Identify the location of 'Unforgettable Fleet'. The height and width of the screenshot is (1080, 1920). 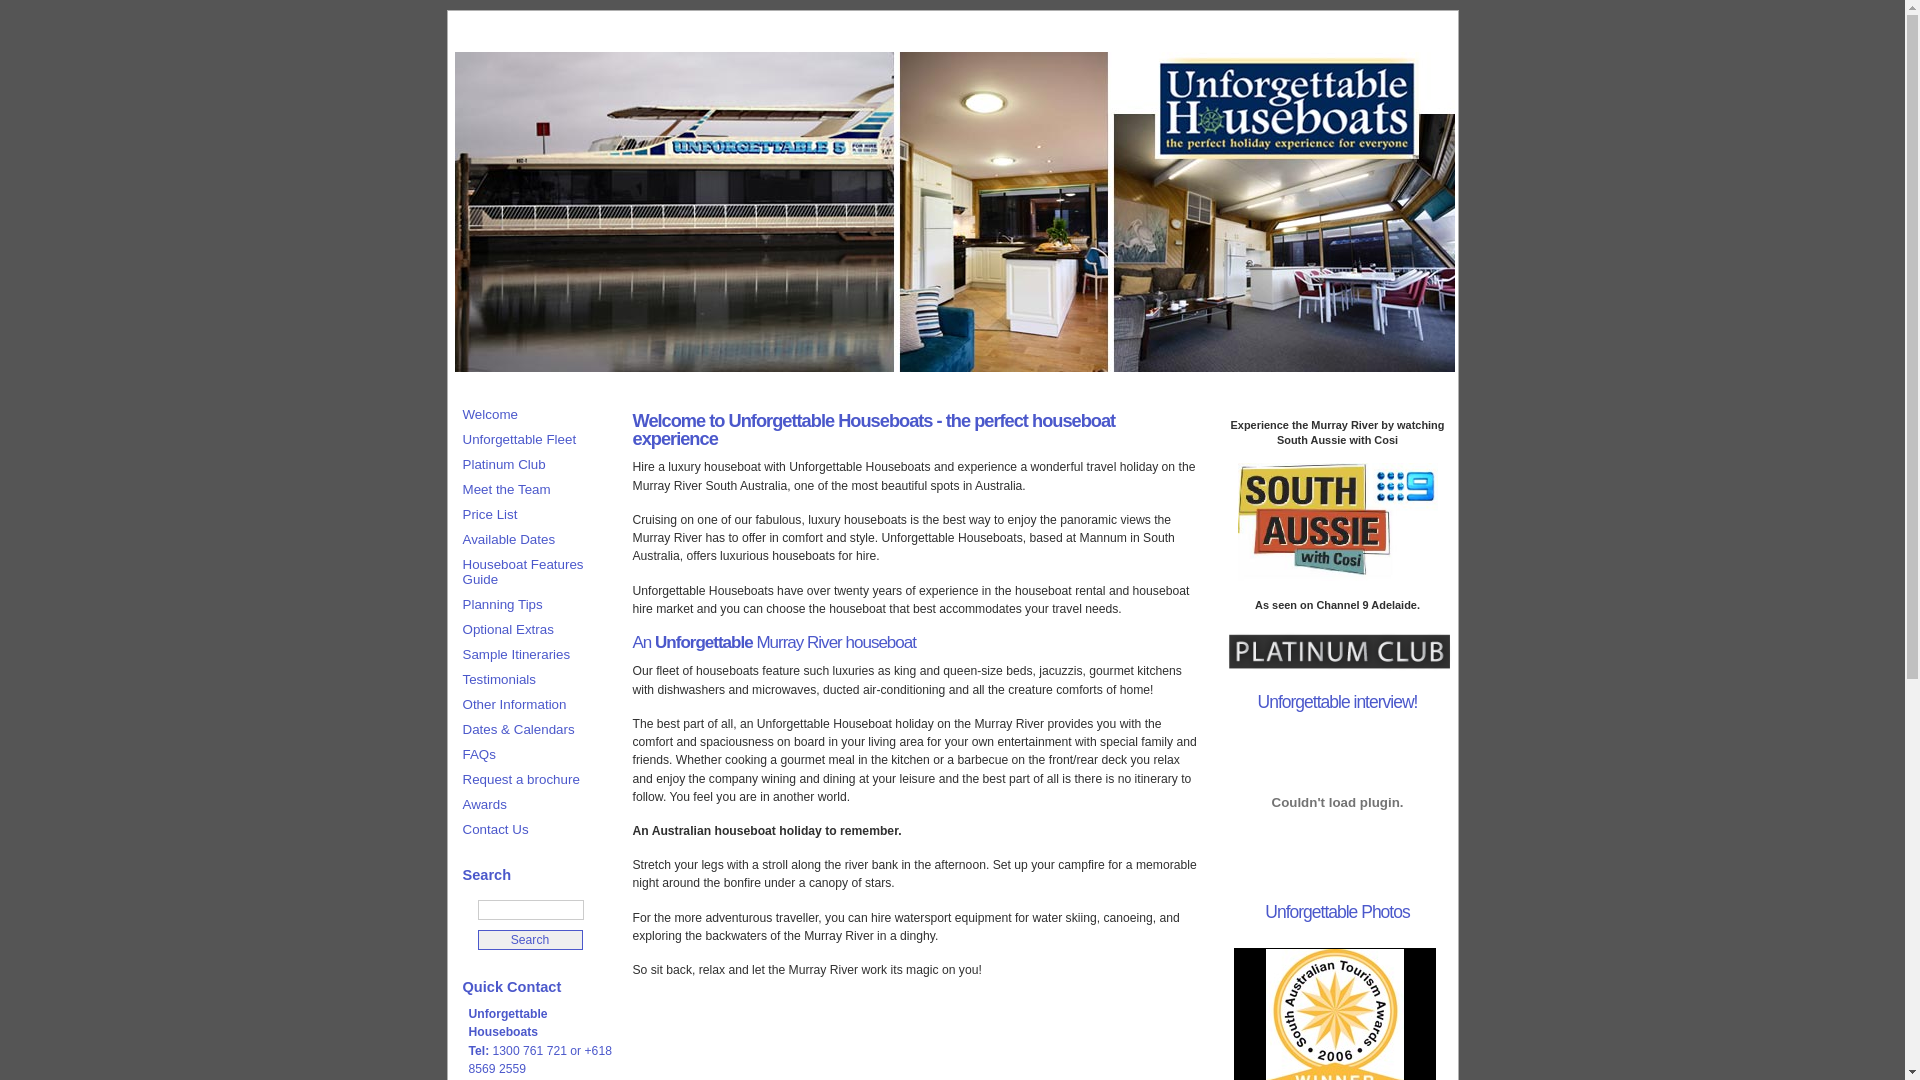
(534, 438).